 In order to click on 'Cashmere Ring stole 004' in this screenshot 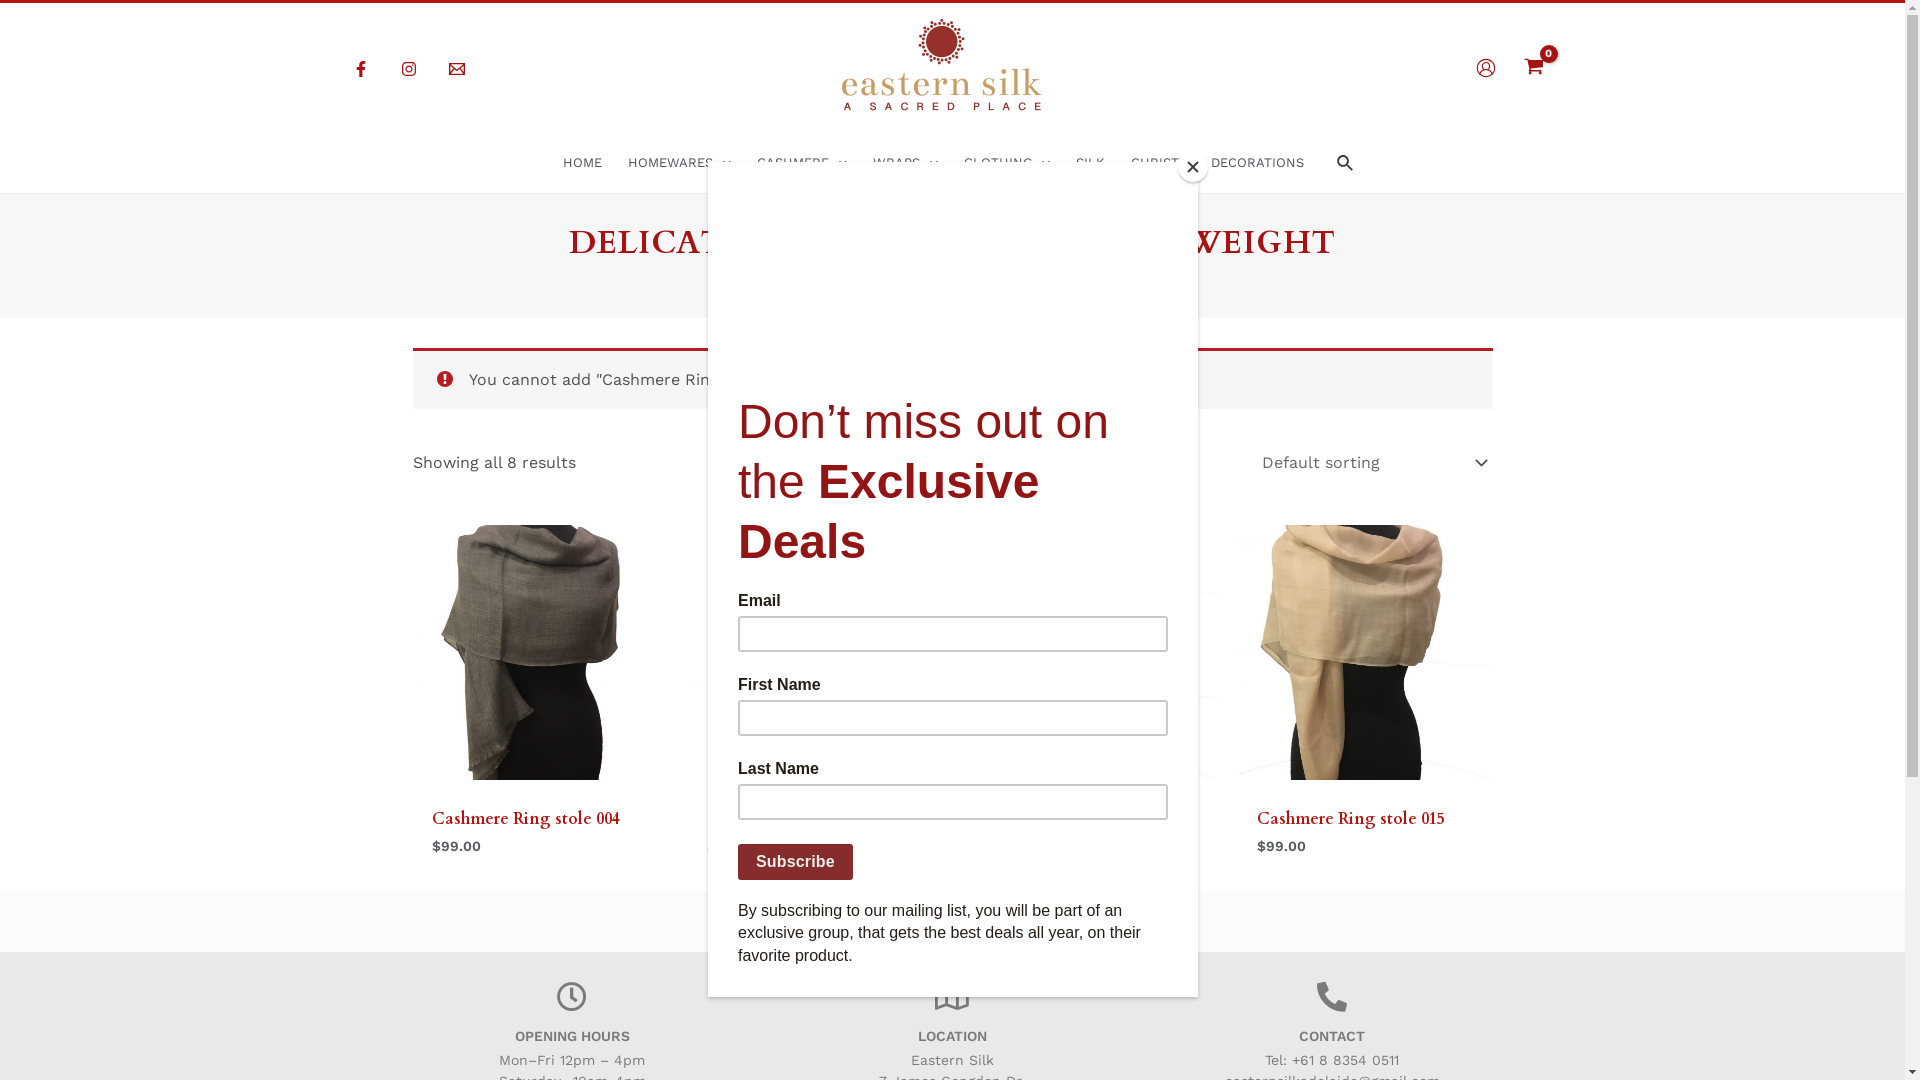, I will do `click(526, 823)`.